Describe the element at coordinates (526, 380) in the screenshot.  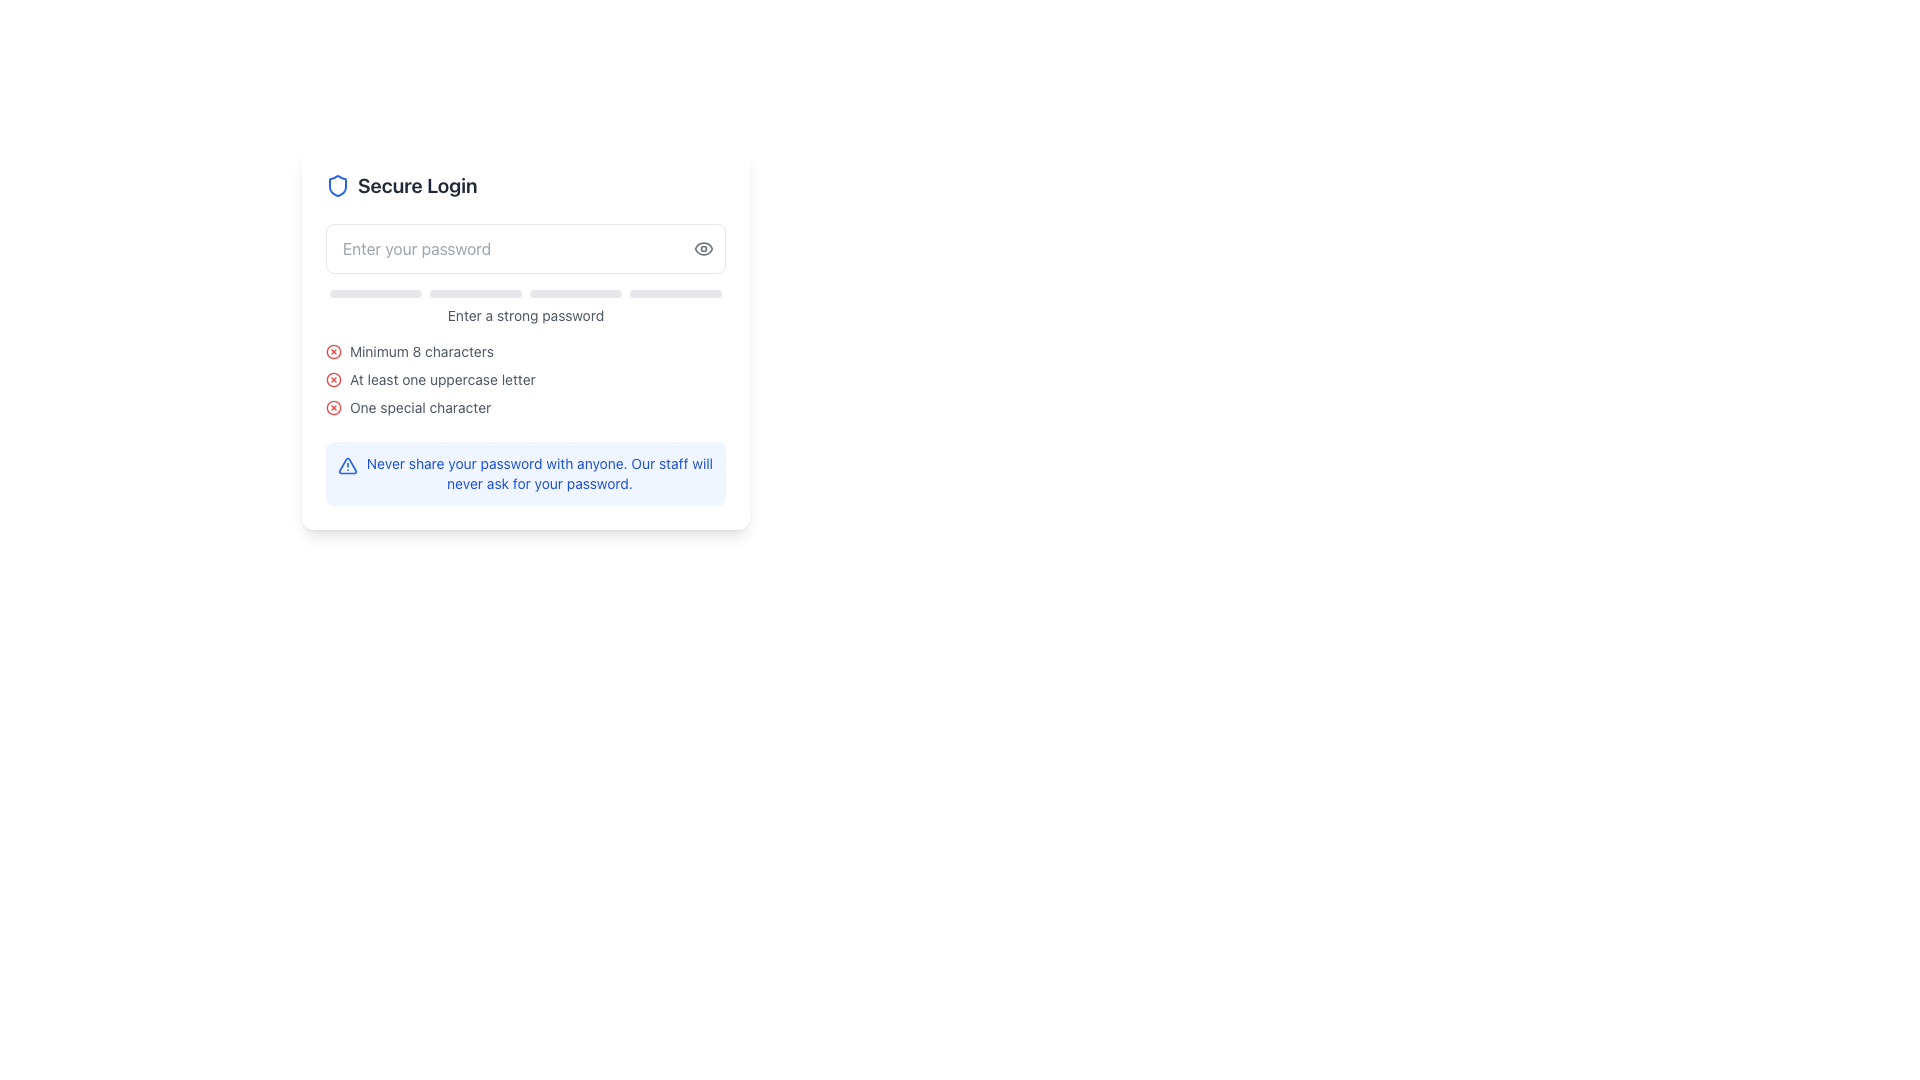
I see `the requirement status indicator text element, which informs users about the inclusion of at least one uppercase letter in the input` at that location.